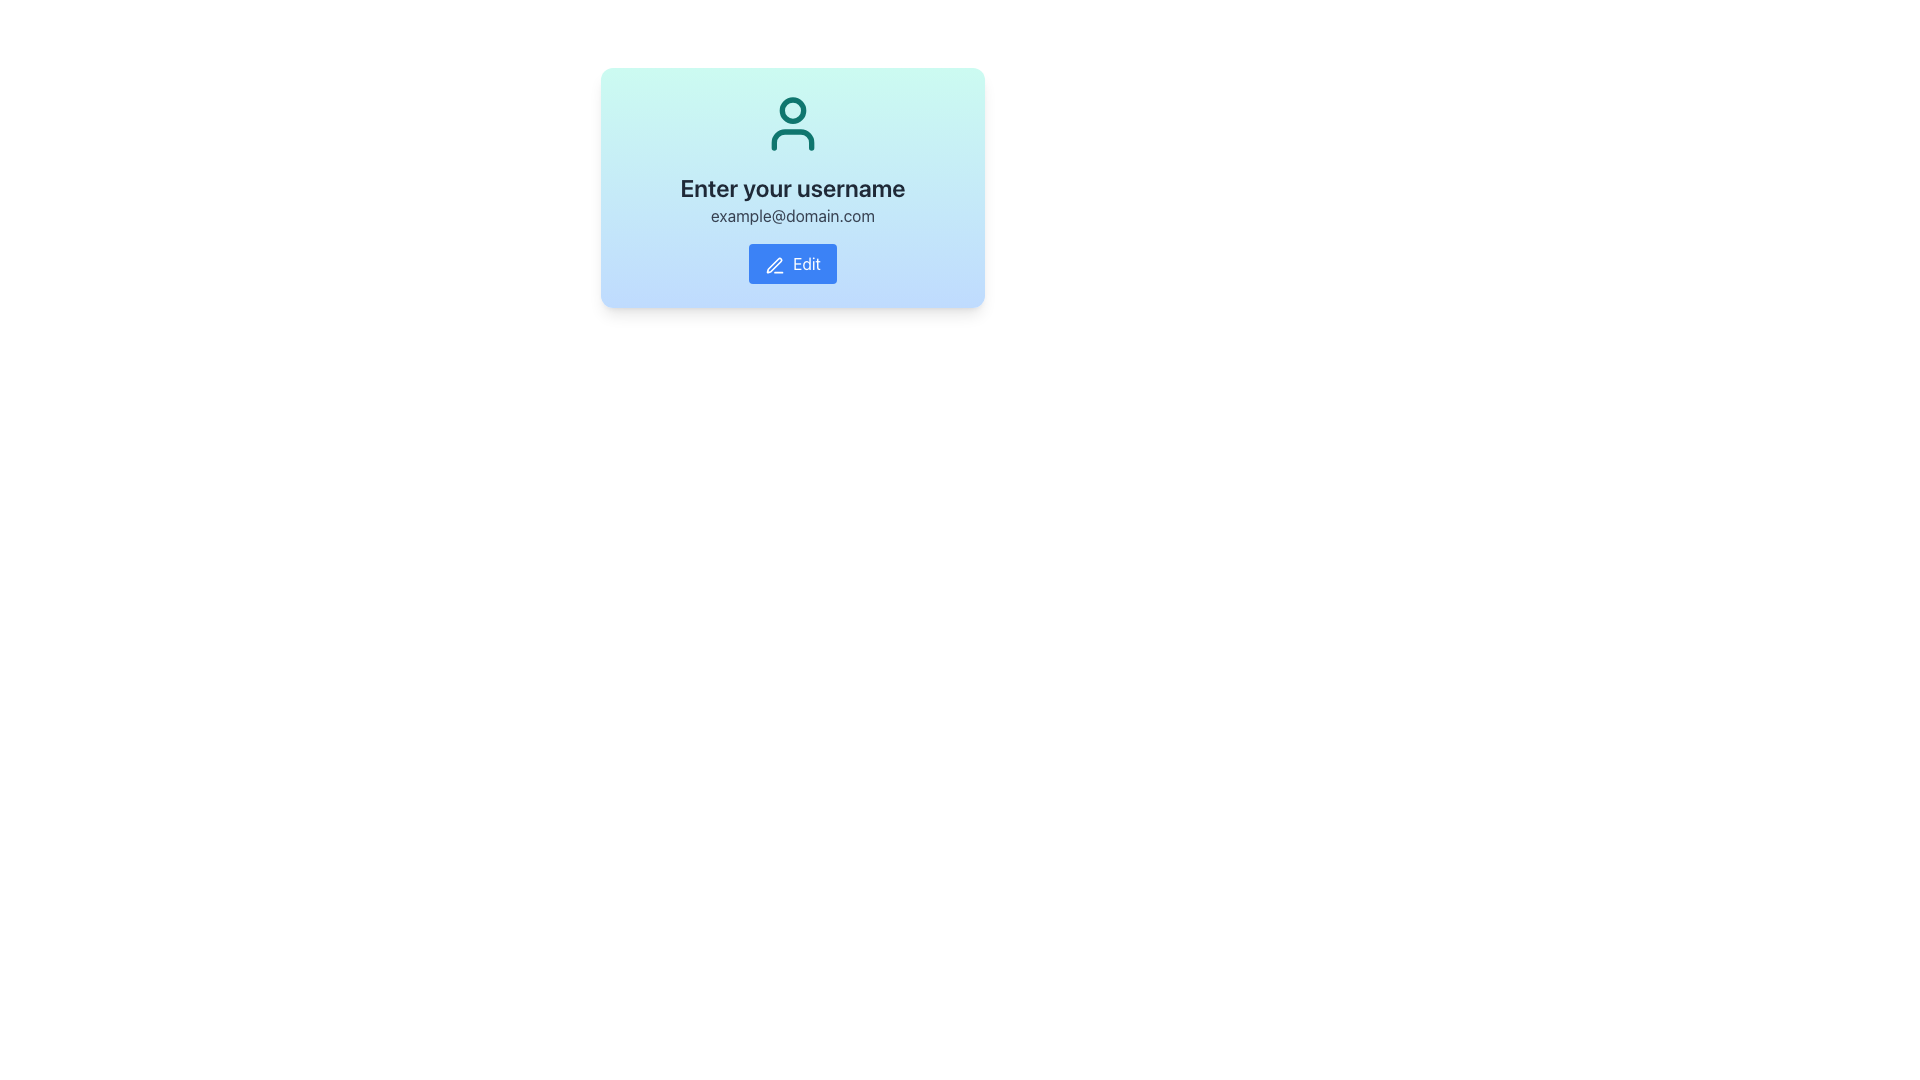 This screenshot has width=1920, height=1080. I want to click on the circular icon of the user avatar graphic, which is positioned at the top center of the card design, so click(791, 110).